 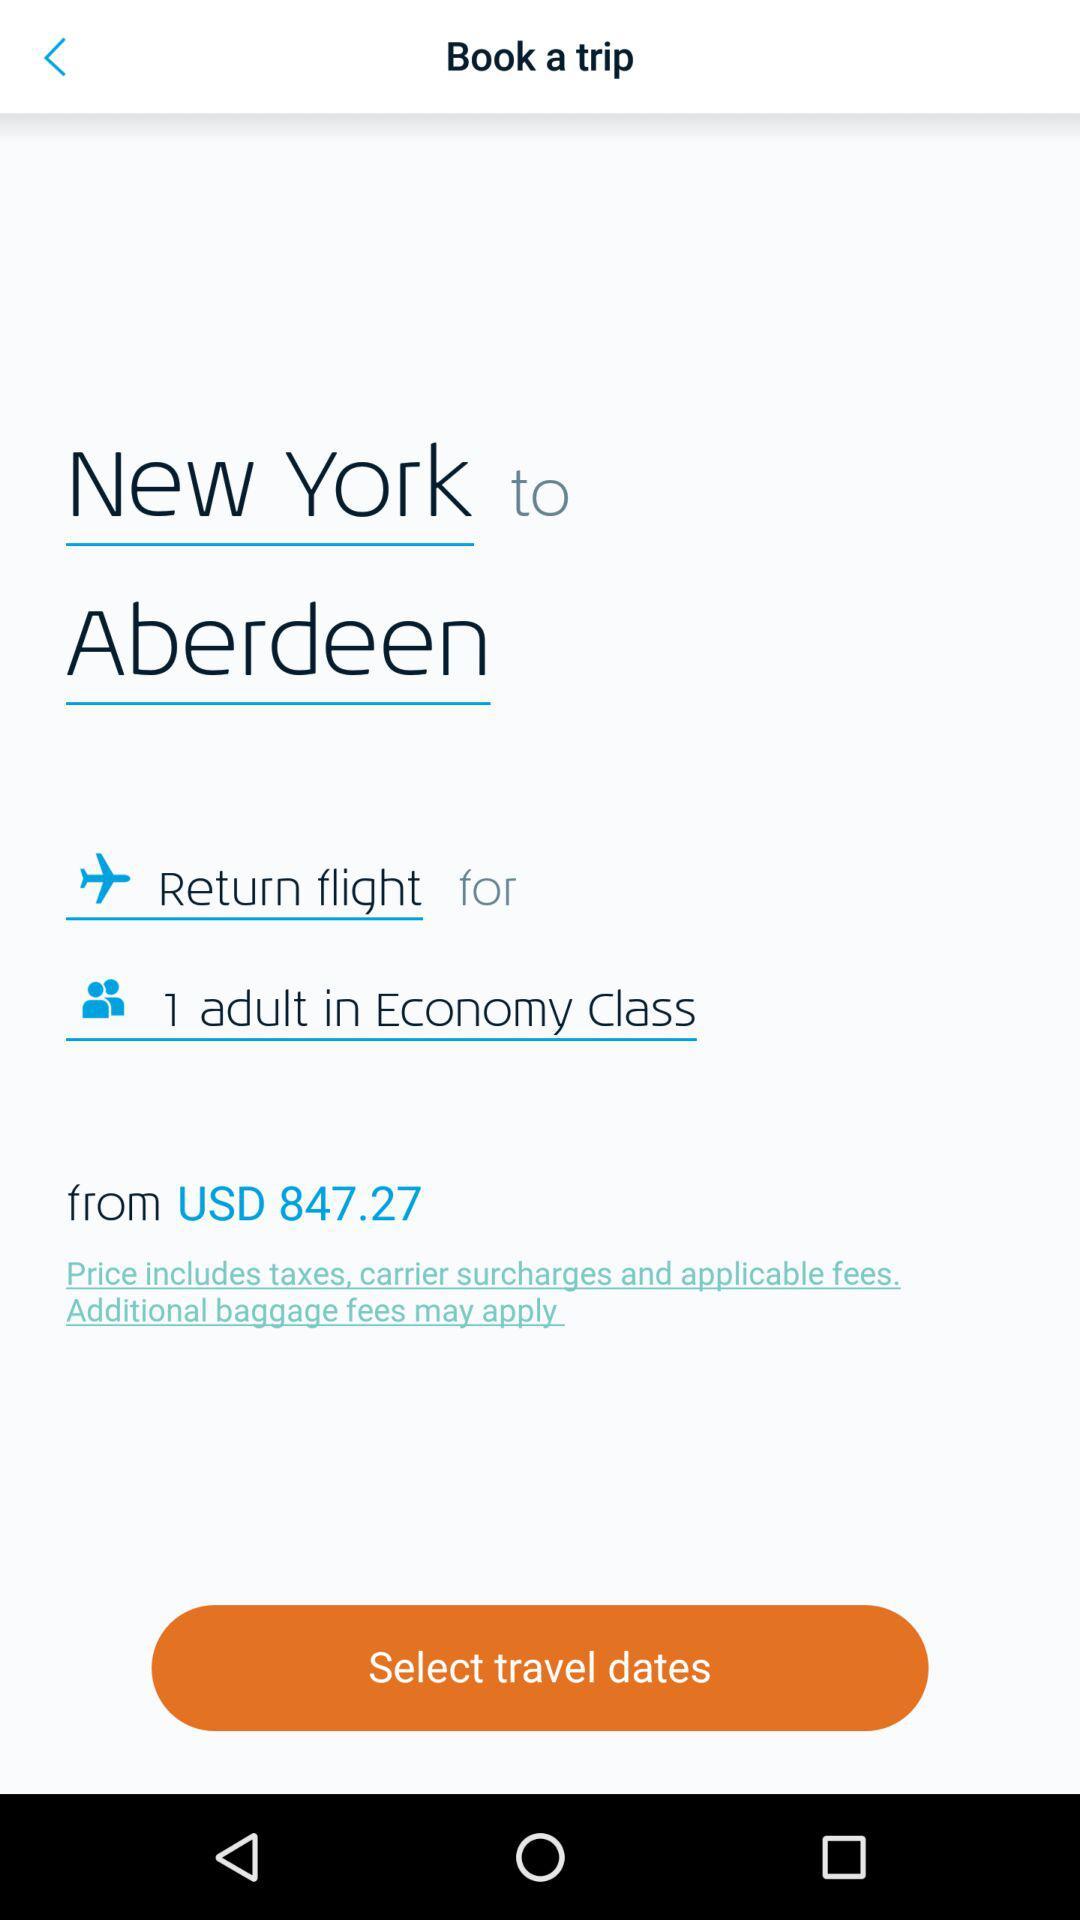 I want to click on icon above the 1 adult in, so click(x=290, y=889).